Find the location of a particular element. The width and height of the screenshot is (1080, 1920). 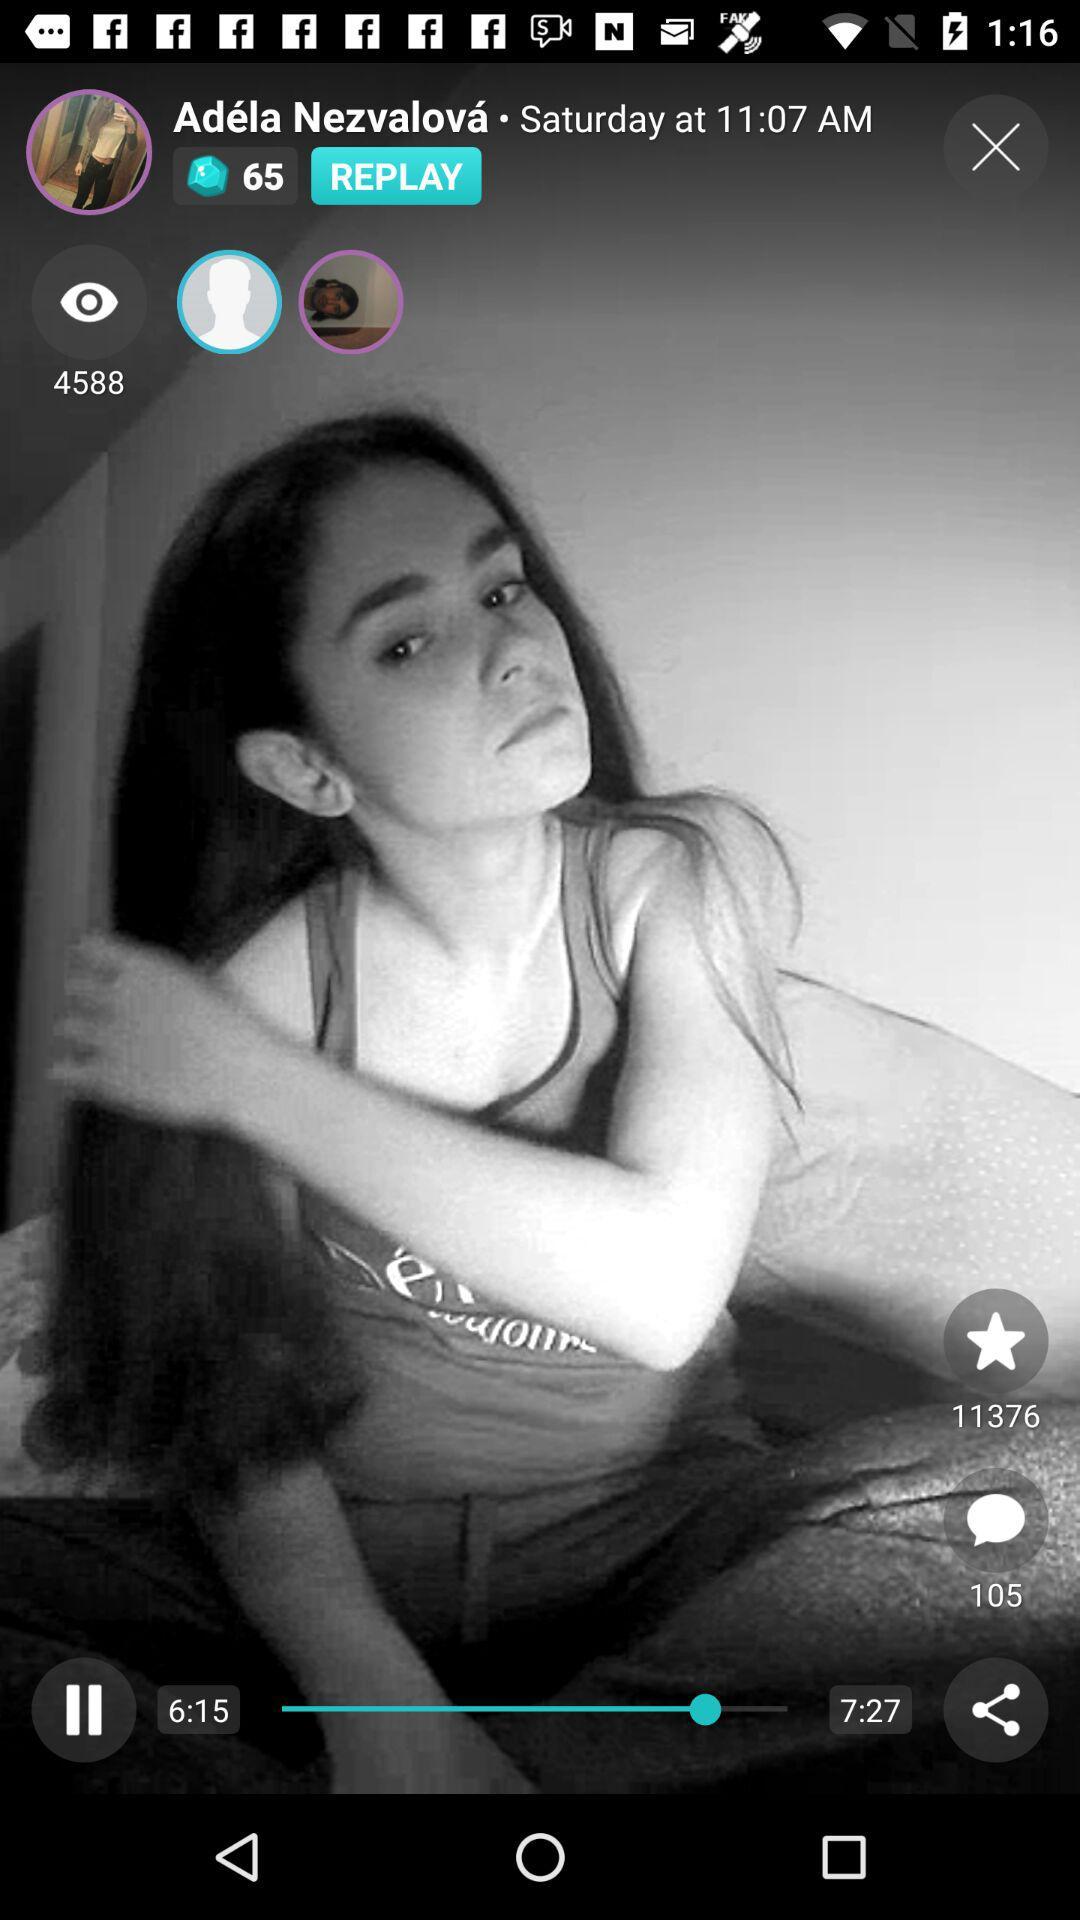

the avatar icon is located at coordinates (88, 151).